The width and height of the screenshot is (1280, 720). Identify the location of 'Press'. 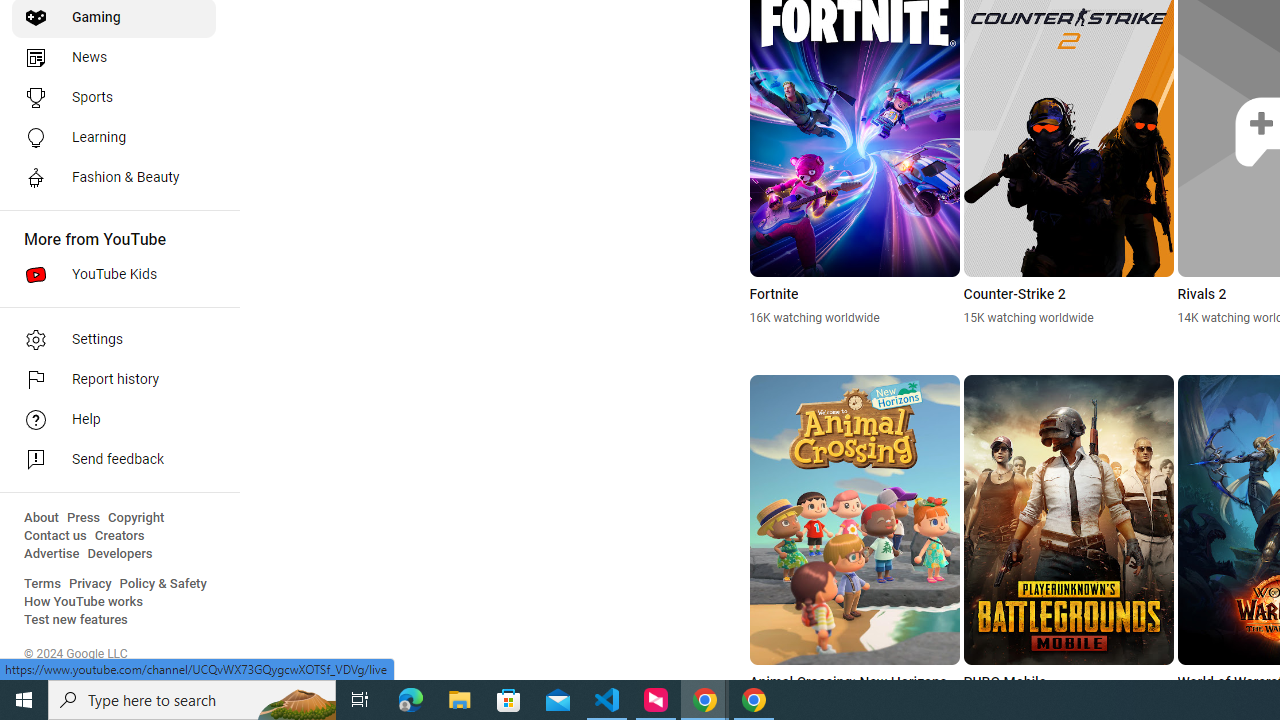
(82, 517).